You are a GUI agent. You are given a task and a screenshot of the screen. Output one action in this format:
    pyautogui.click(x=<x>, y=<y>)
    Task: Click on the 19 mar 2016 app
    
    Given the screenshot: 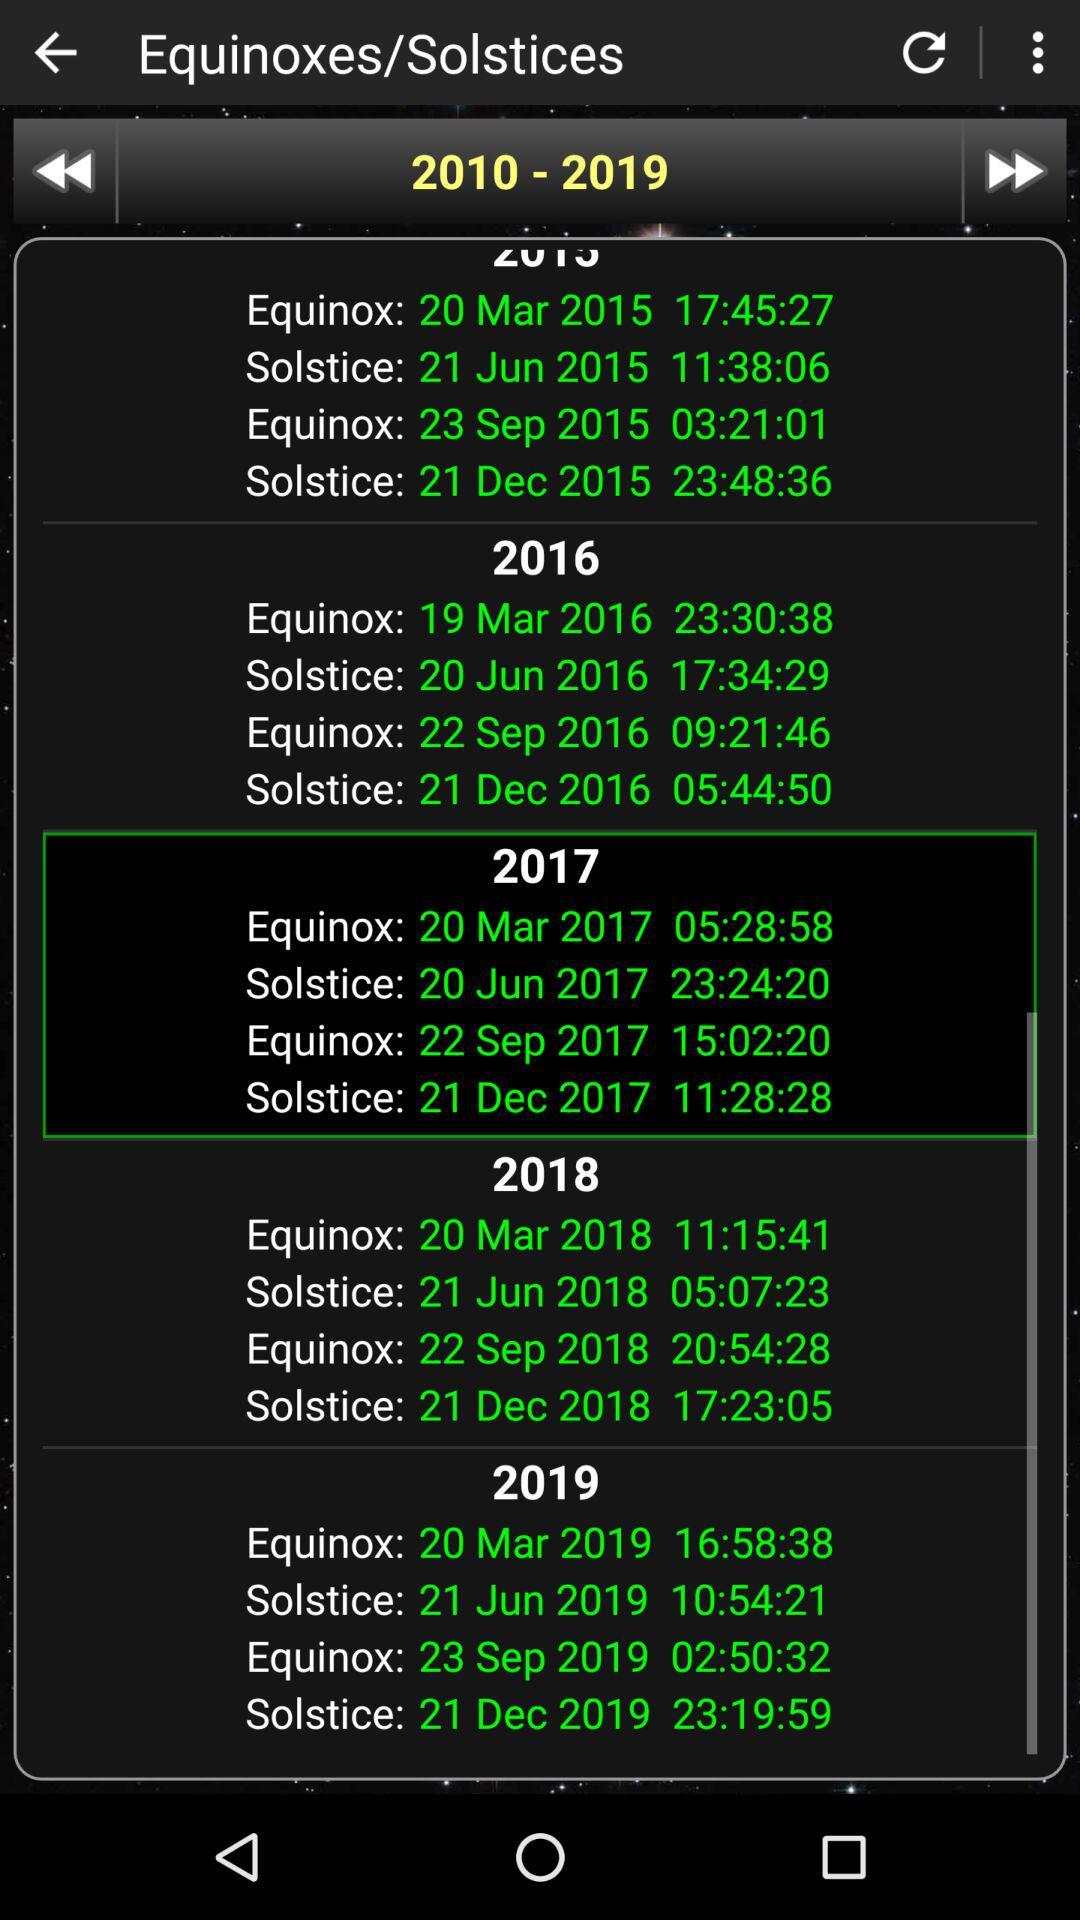 What is the action you would take?
    pyautogui.click(x=720, y=615)
    